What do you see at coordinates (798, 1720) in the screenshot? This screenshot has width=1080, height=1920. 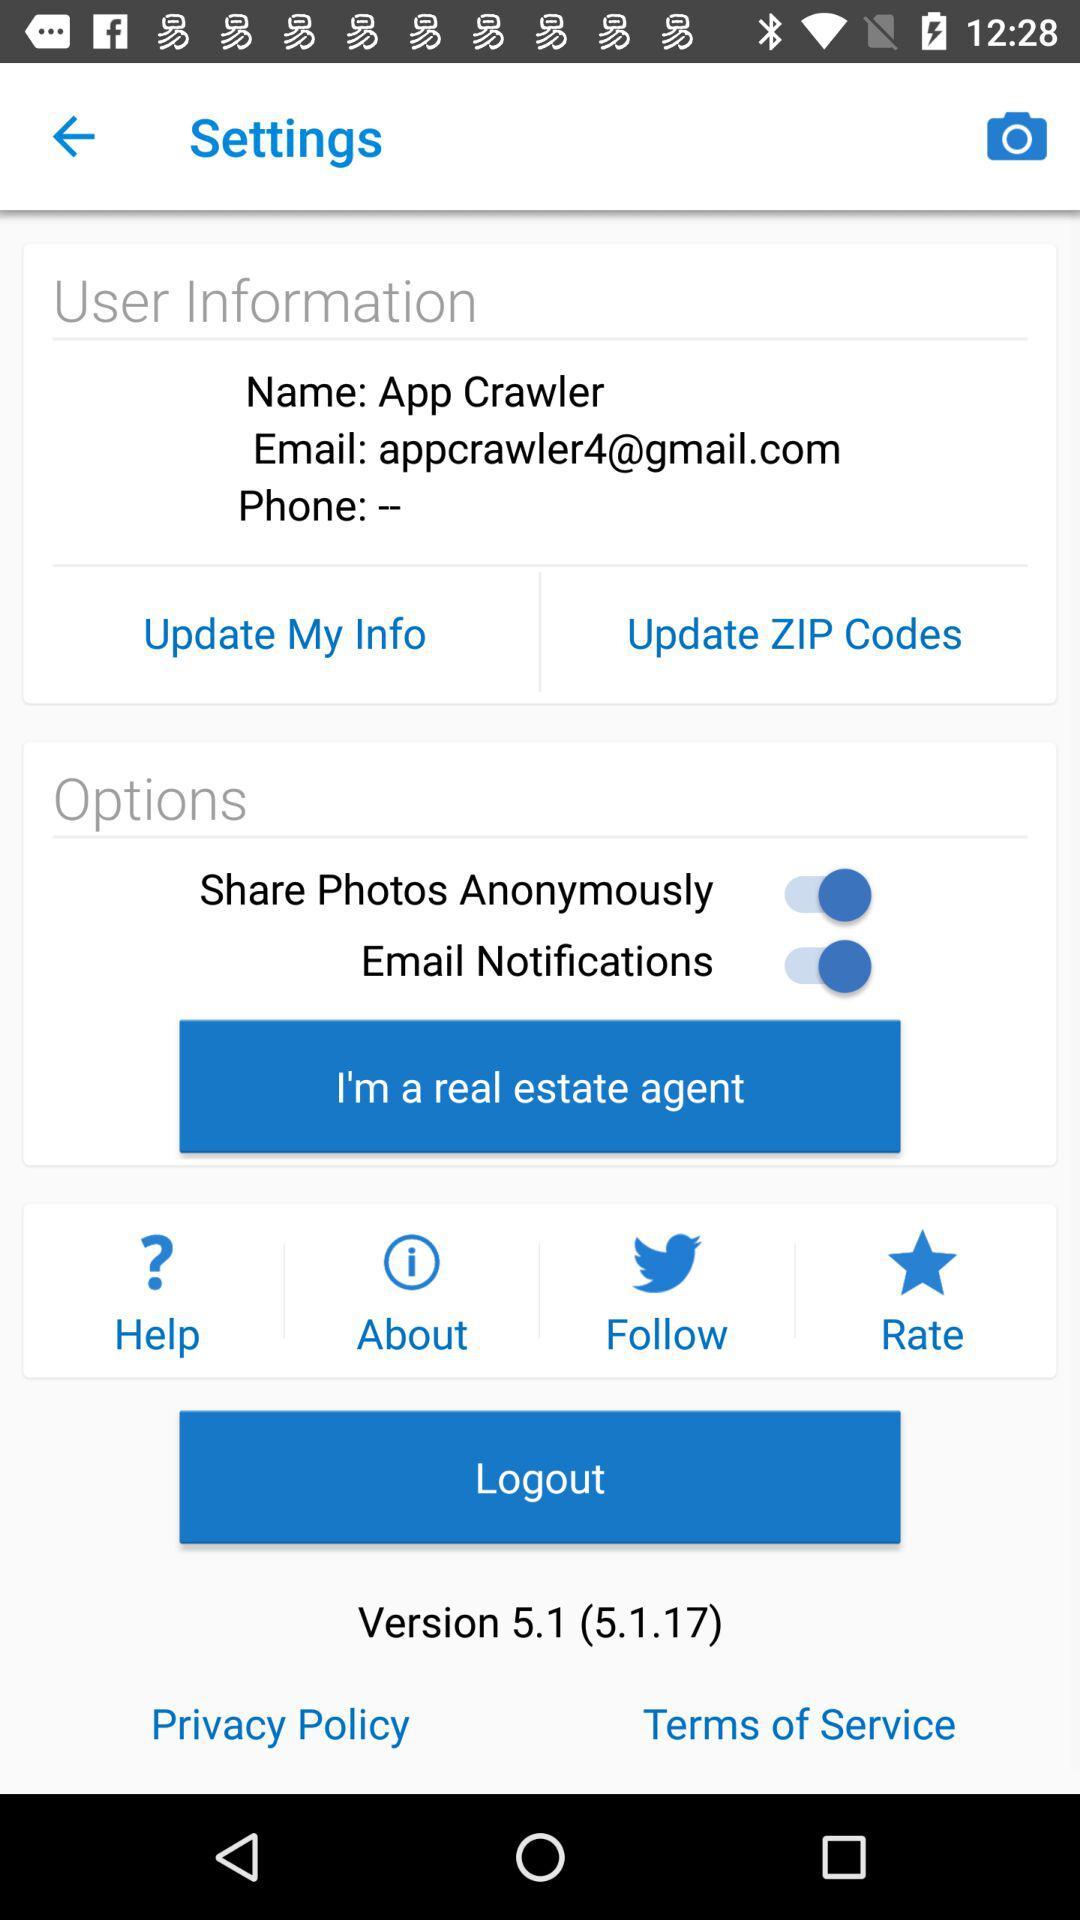 I see `terms of service item` at bounding box center [798, 1720].